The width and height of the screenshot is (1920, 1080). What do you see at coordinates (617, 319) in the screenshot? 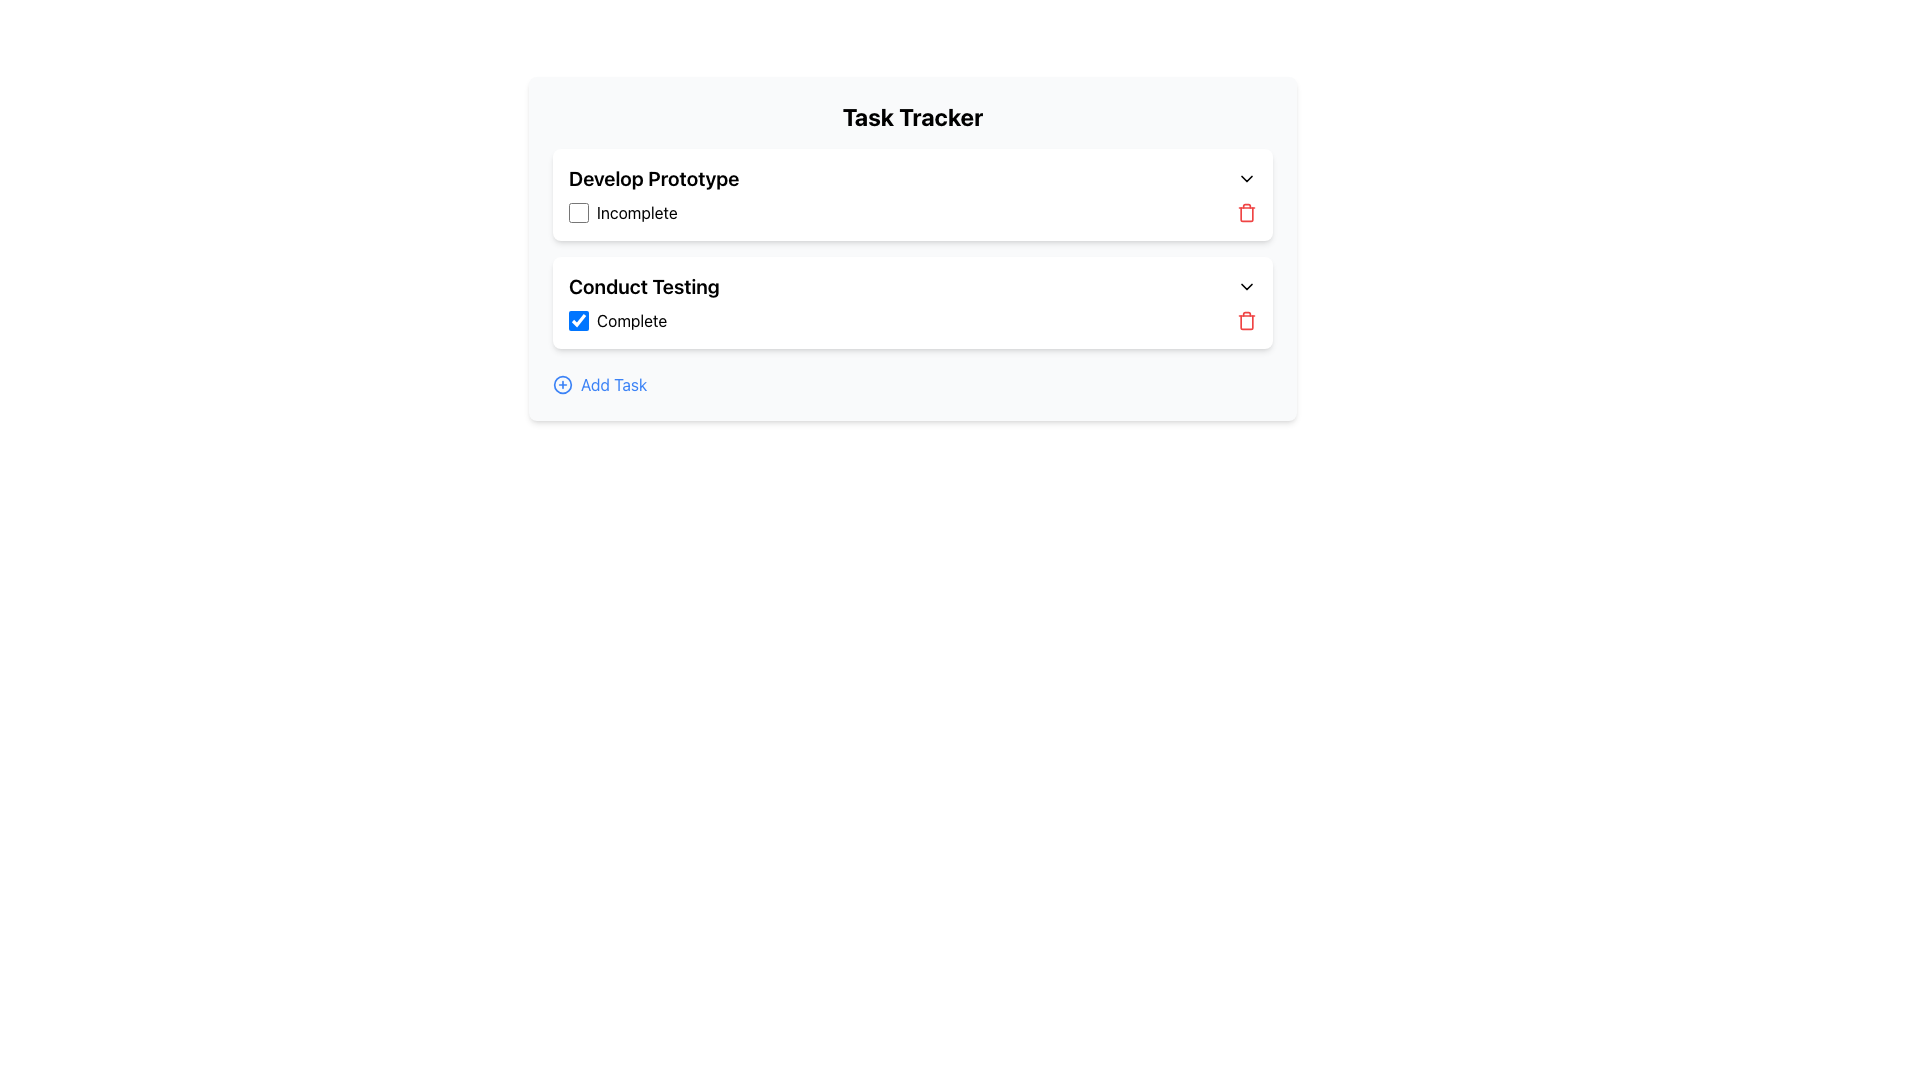
I see `the green-checked checkbox labeled 'Complete' located on the right side of the second task row labeled 'Conduct Testing'` at bounding box center [617, 319].